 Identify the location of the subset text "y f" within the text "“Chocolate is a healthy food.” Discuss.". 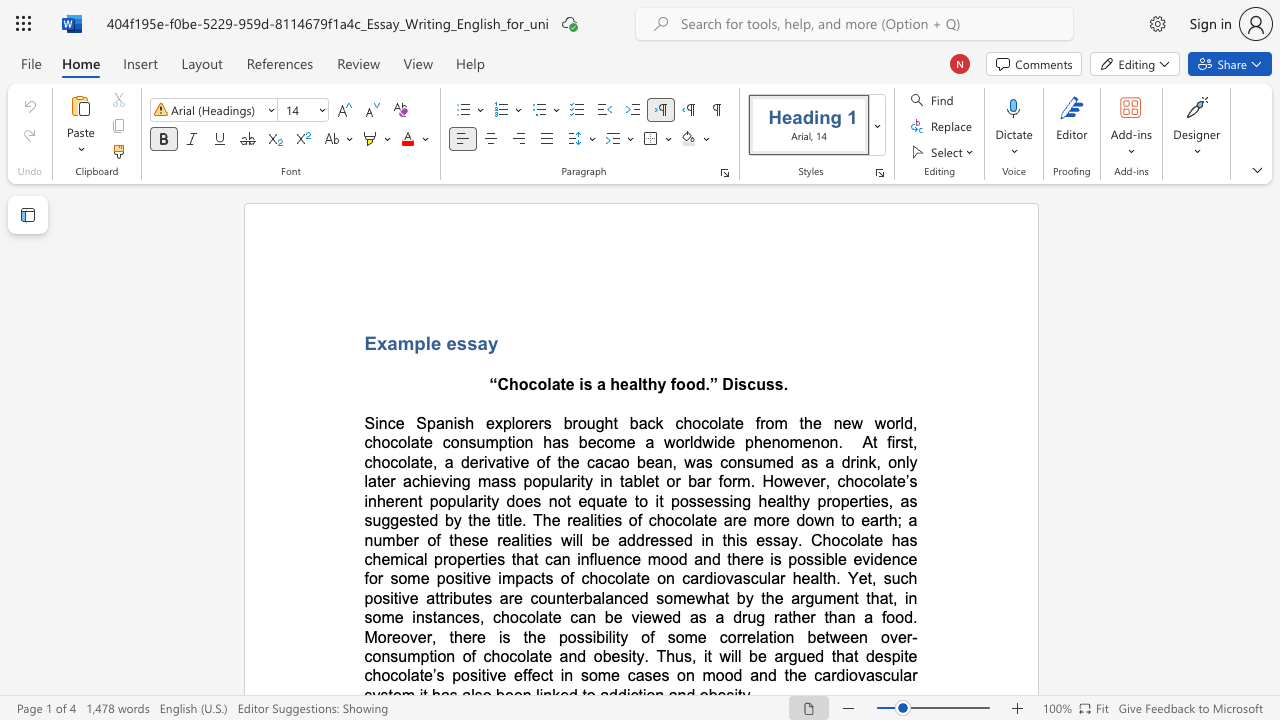
(657, 384).